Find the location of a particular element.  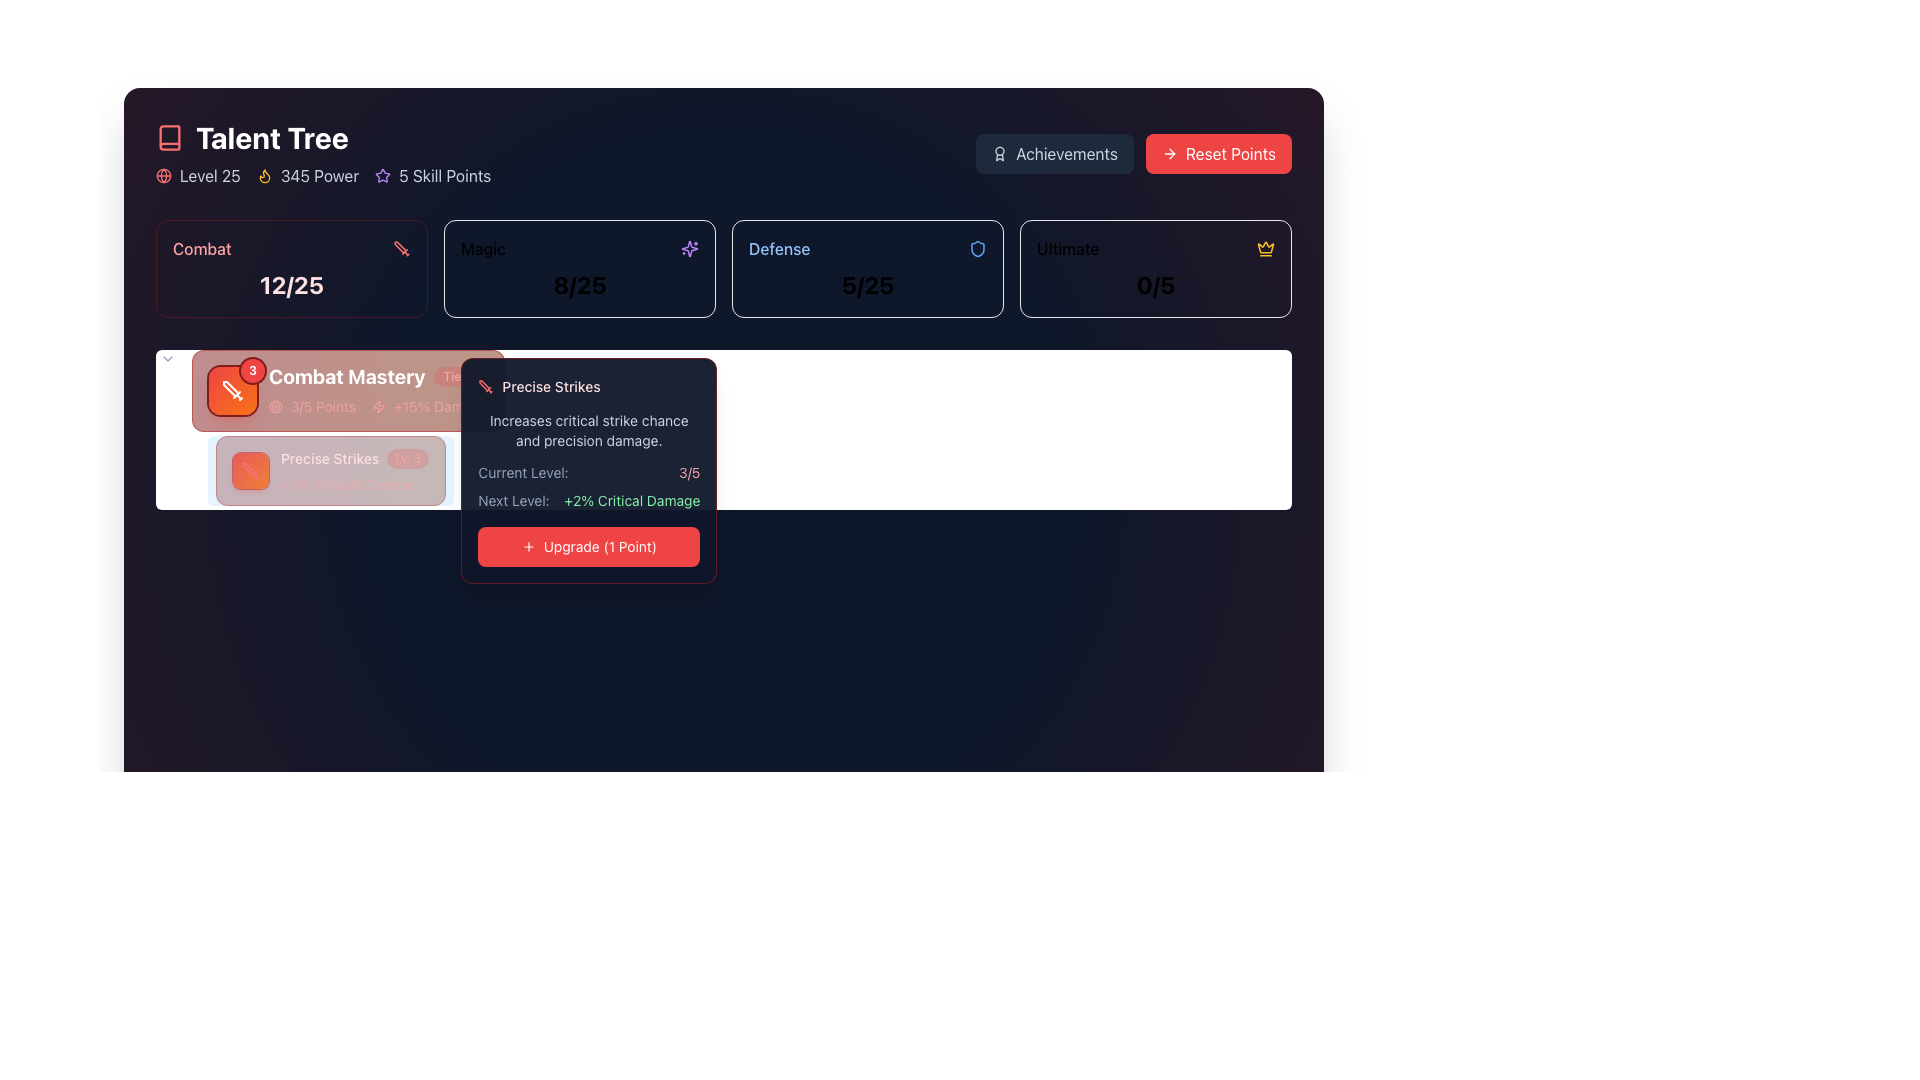

the heart-shaped button located in the bottom center of the 'Ultimate' section to interact with the 'Ultimate' score card is located at coordinates (1190, 319).